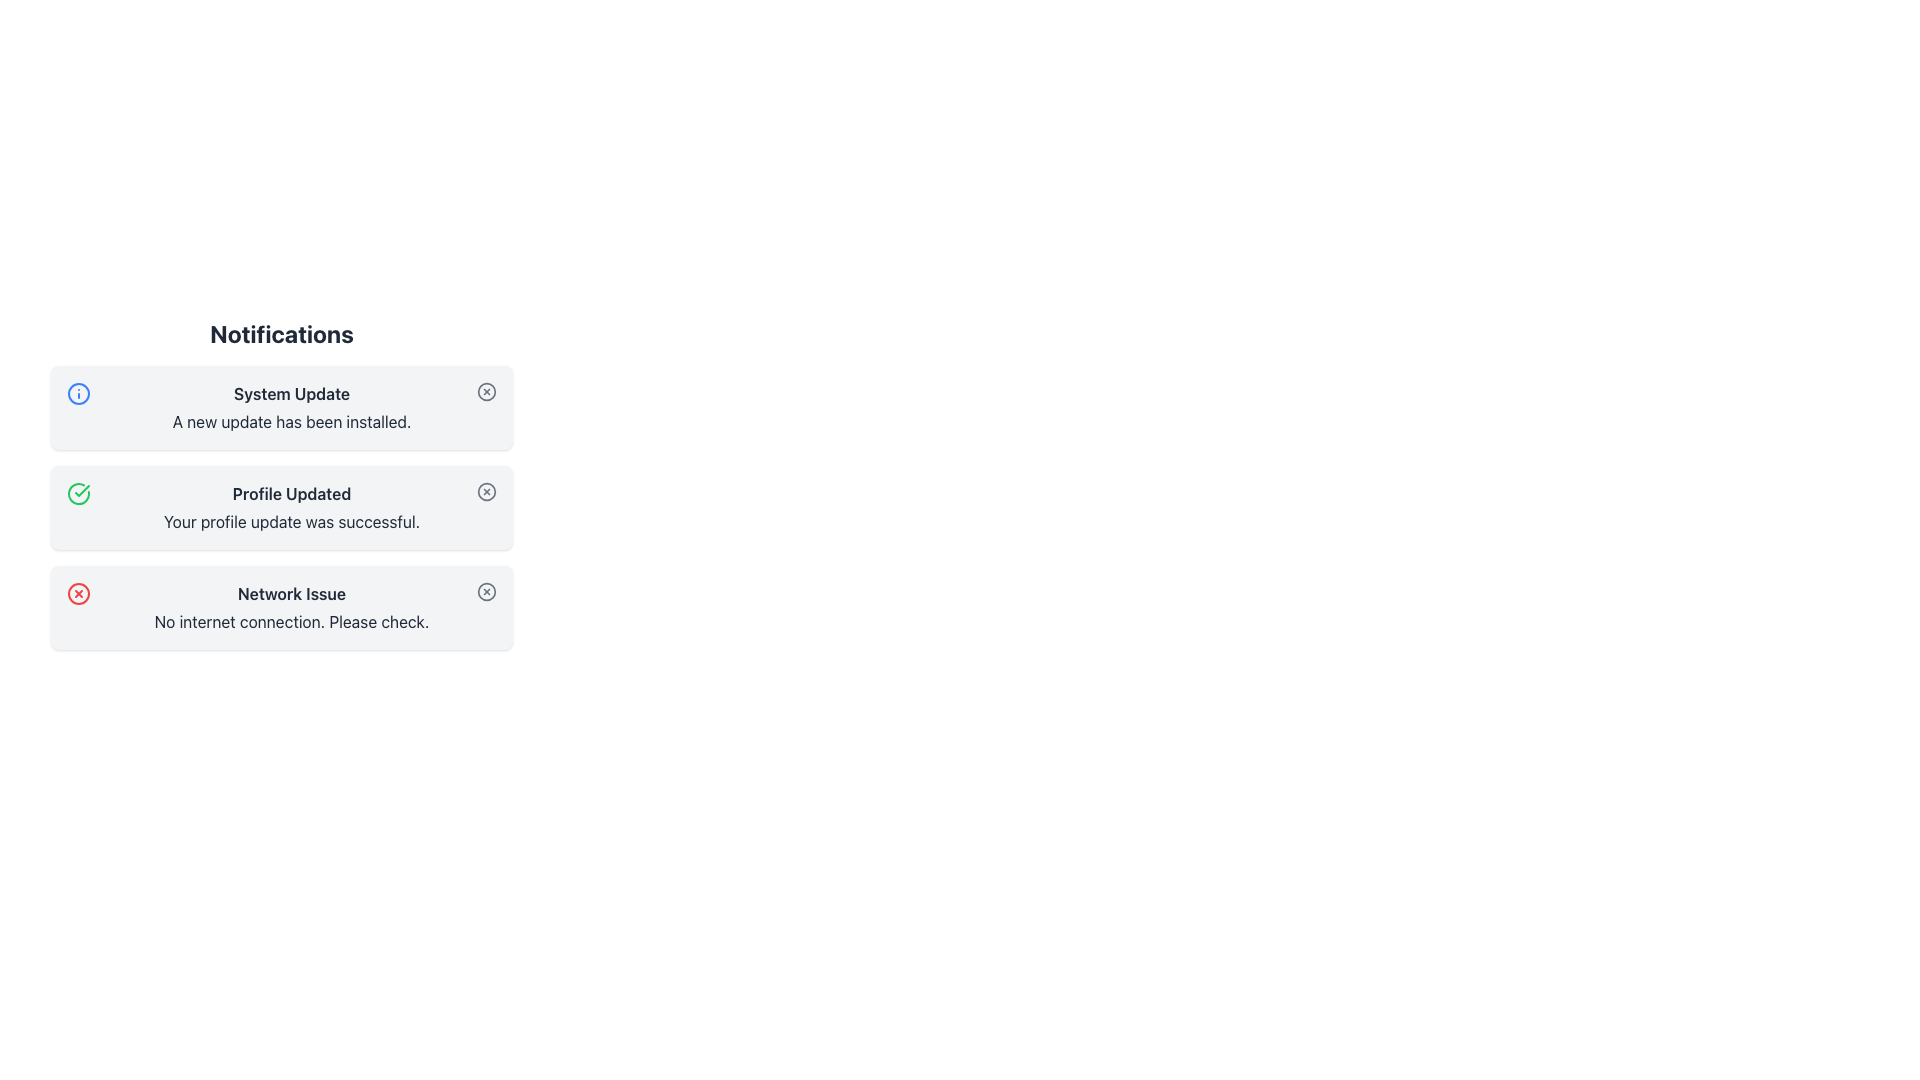  What do you see at coordinates (486, 492) in the screenshot?
I see `the dismiss button located at the far right side of the 'Profile Updated' notification` at bounding box center [486, 492].